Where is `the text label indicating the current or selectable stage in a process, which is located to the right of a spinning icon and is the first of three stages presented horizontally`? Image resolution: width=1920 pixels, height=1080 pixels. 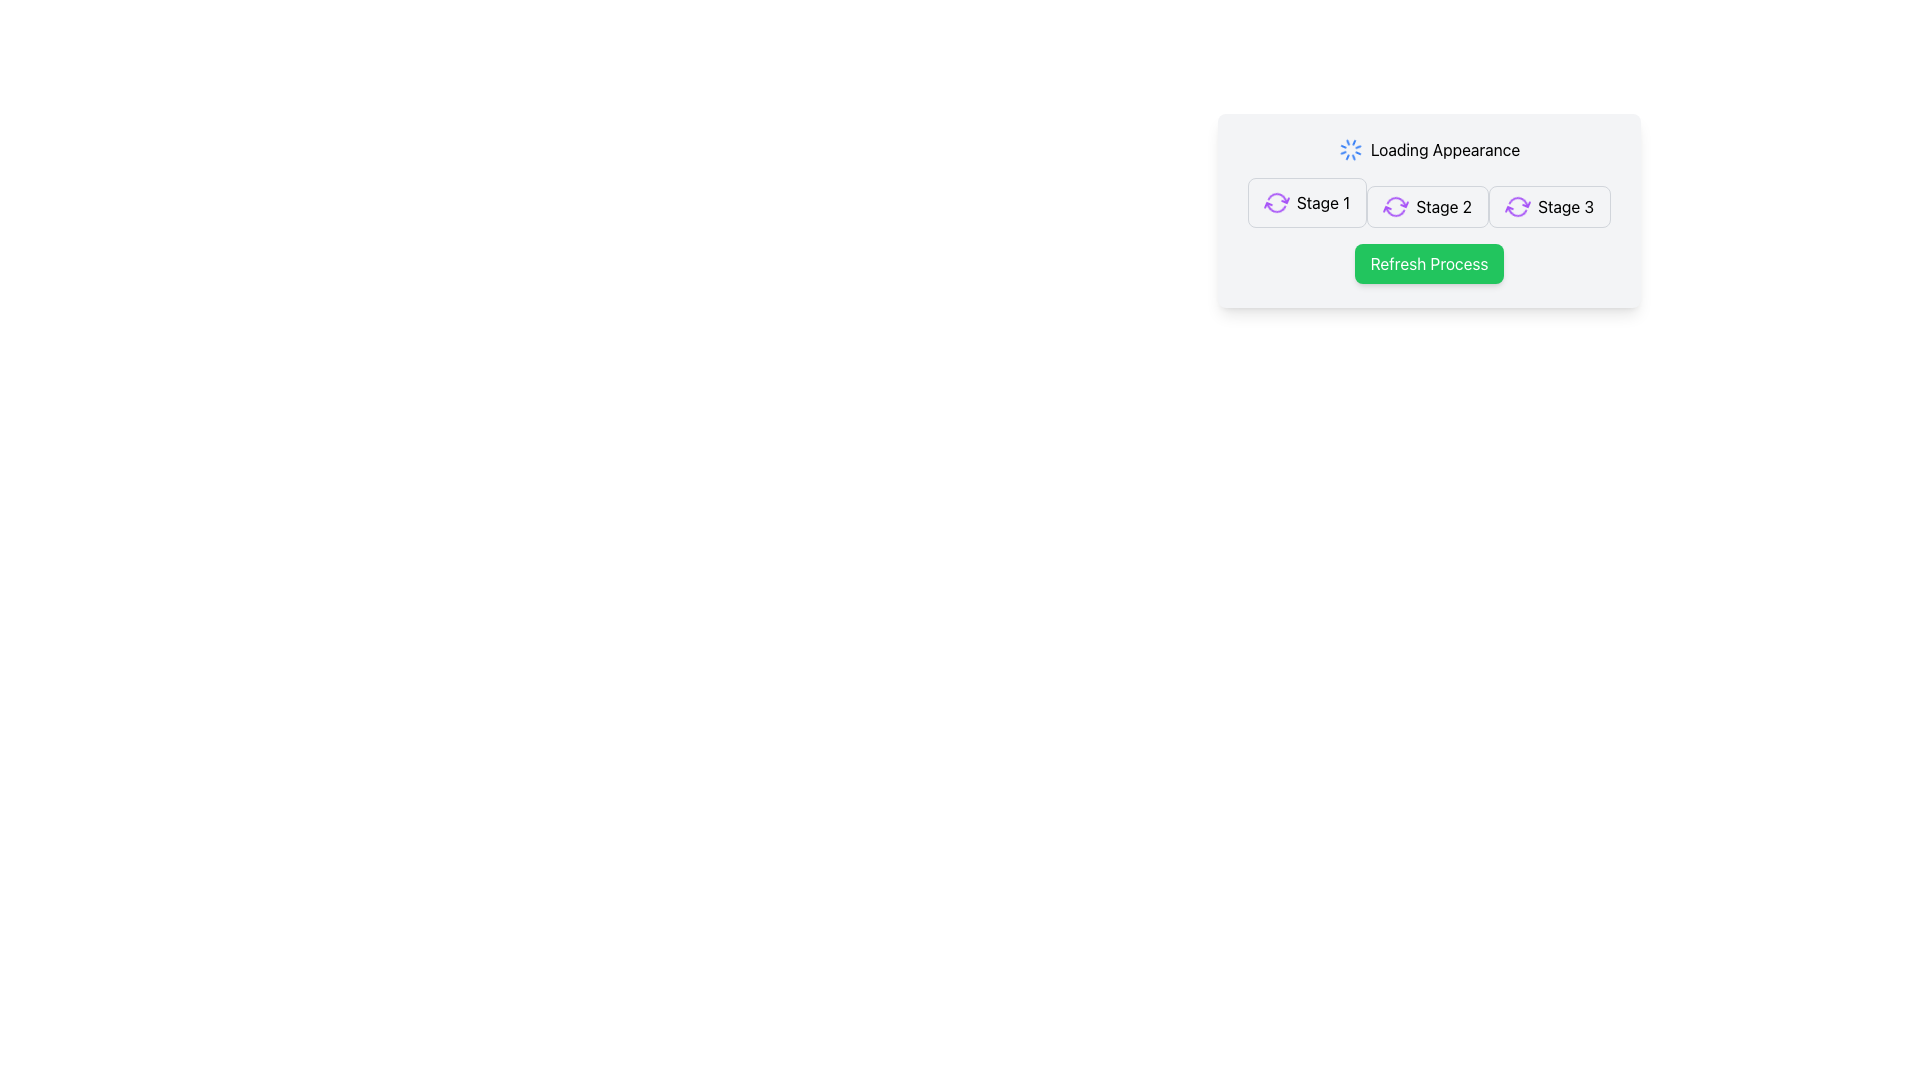 the text label indicating the current or selectable stage in a process, which is located to the right of a spinning icon and is the first of three stages presented horizontally is located at coordinates (1323, 203).